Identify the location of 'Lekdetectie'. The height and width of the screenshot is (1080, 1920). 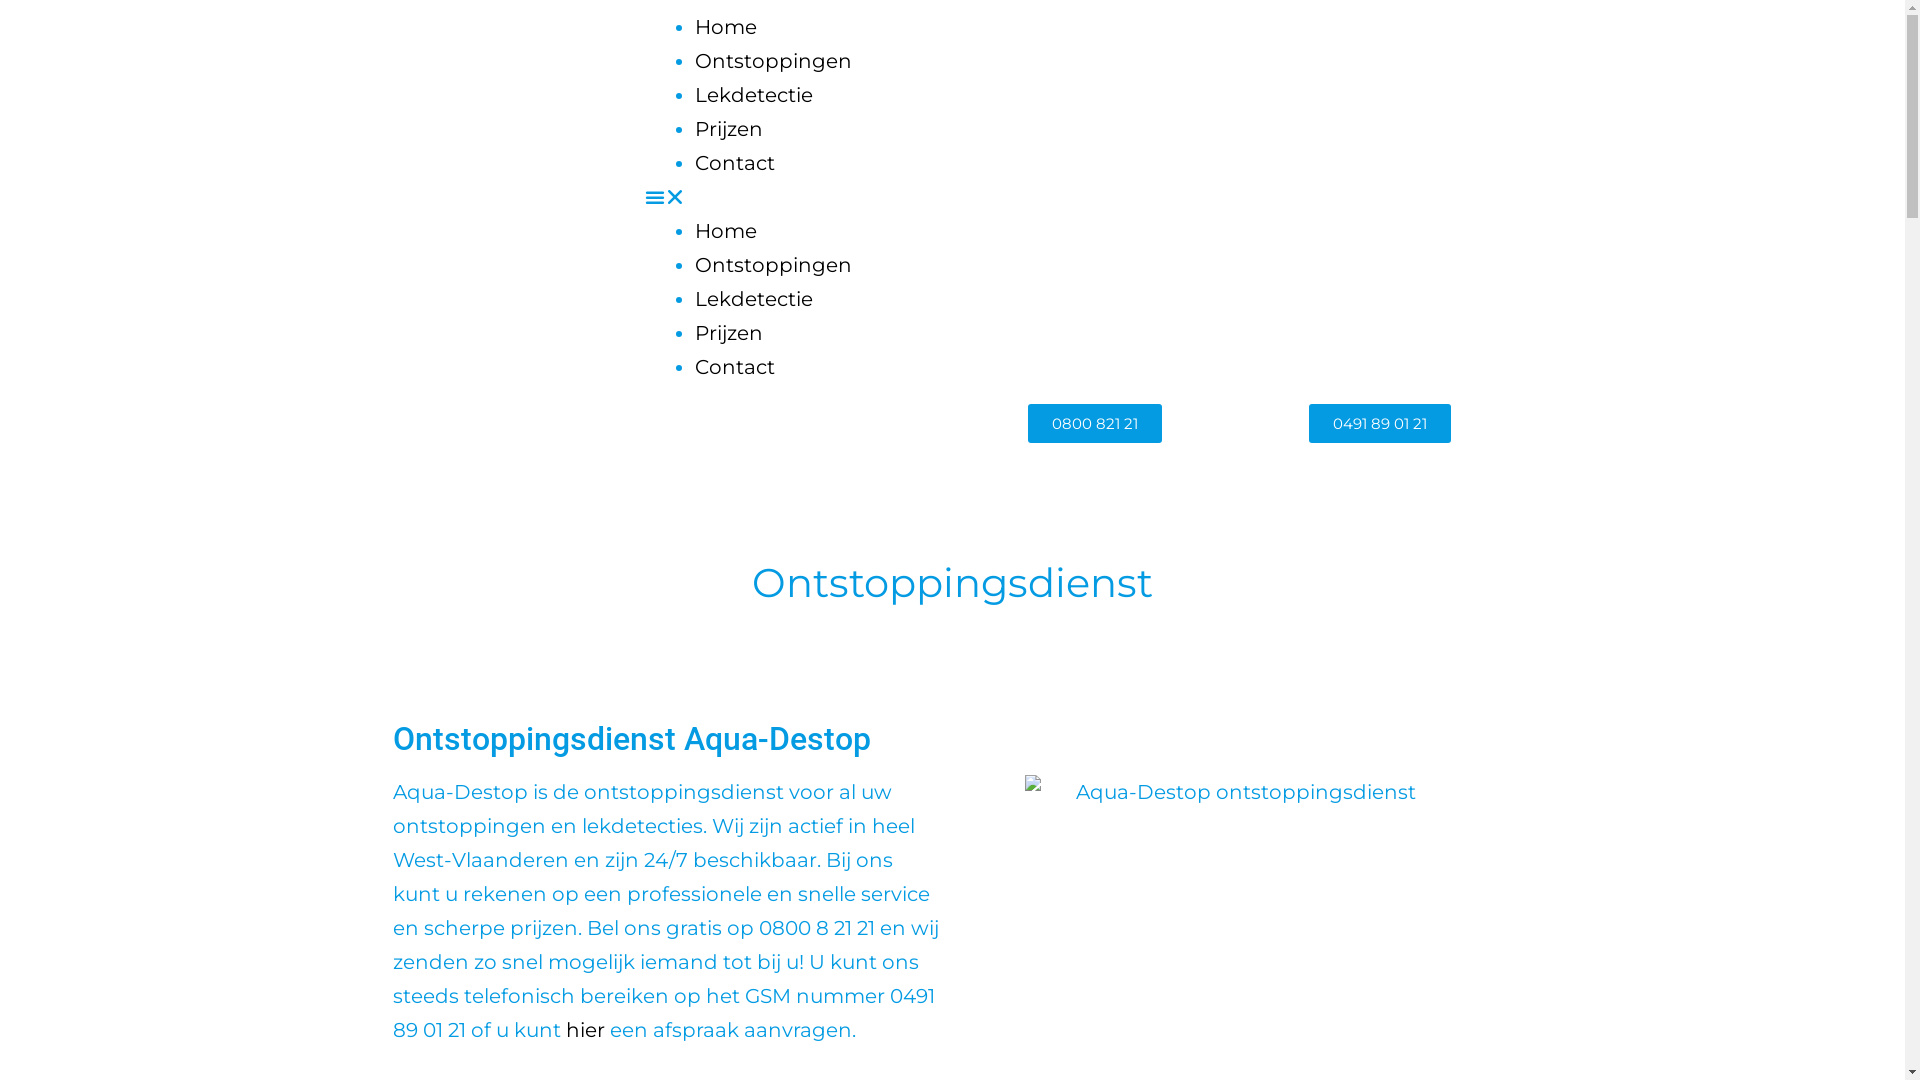
(752, 95).